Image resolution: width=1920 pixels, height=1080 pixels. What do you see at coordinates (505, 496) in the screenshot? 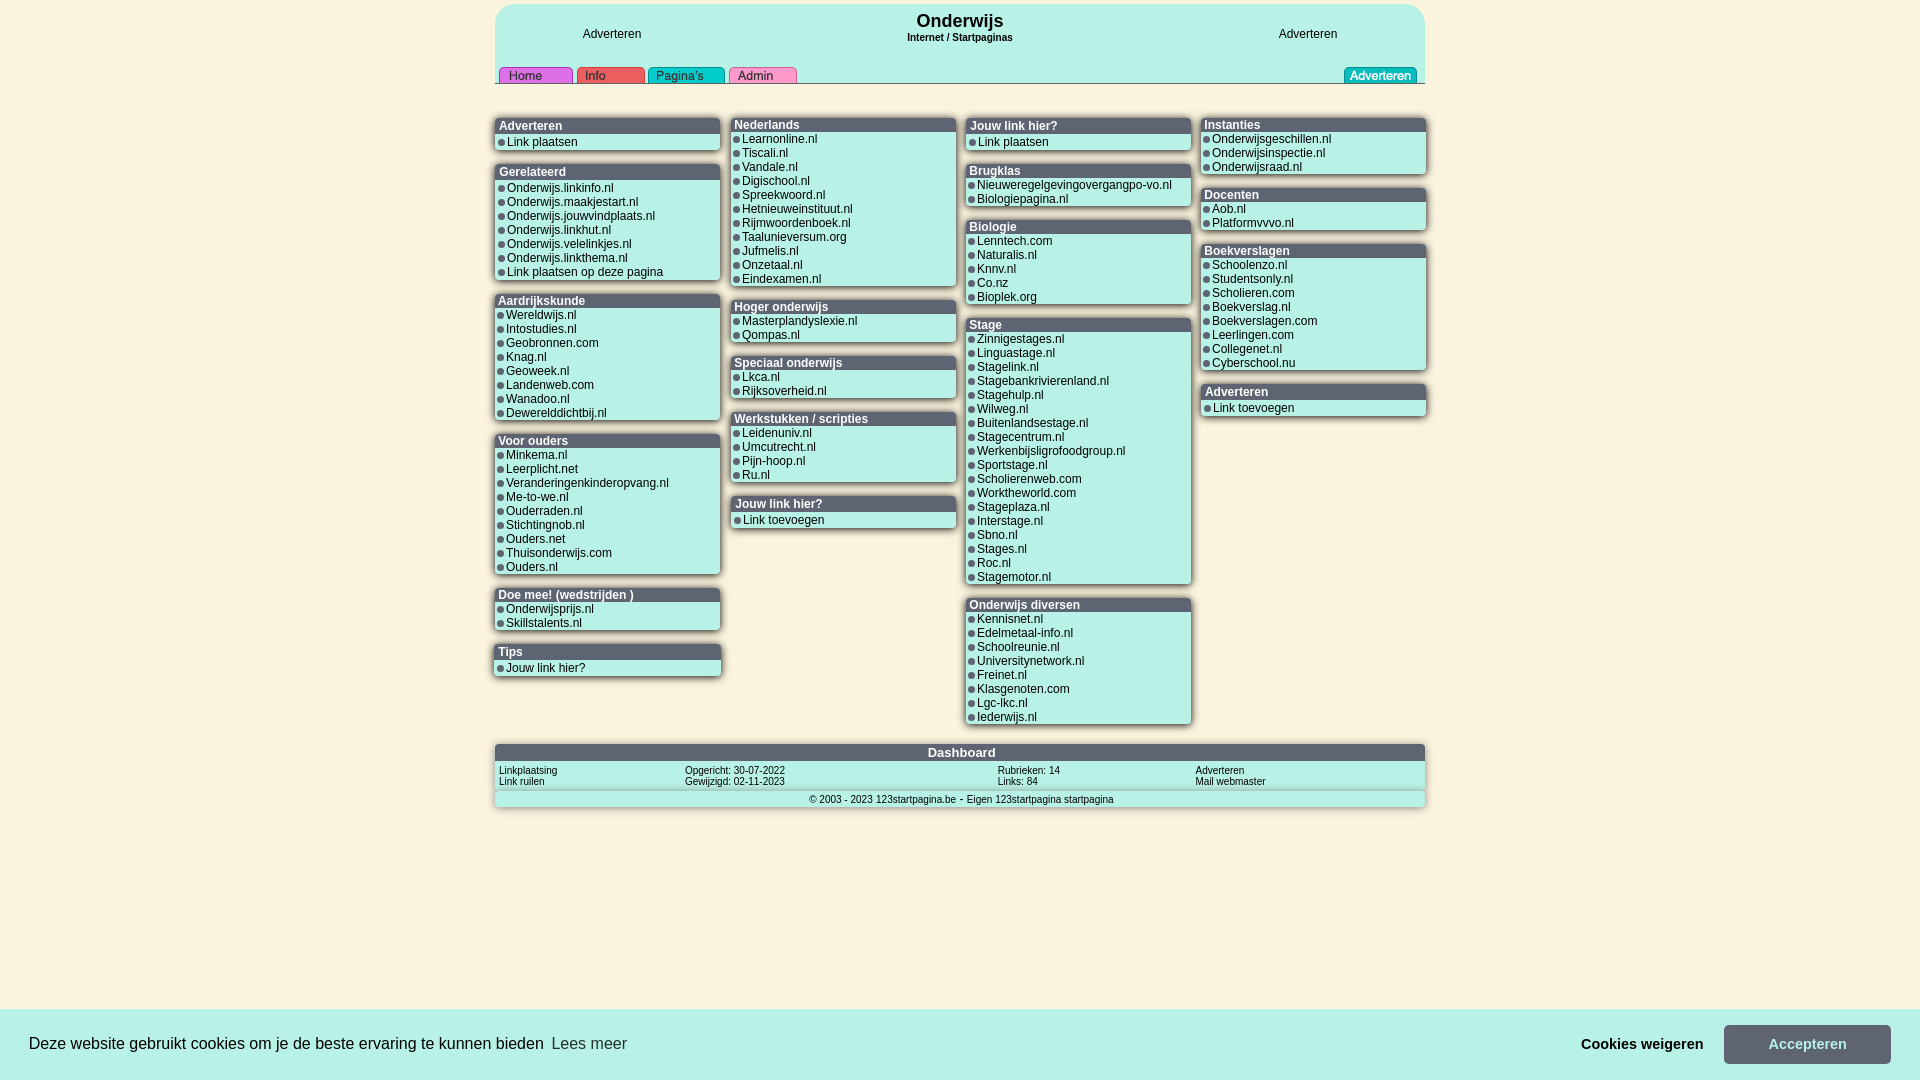
I see `'Me-to-we.nl'` at bounding box center [505, 496].